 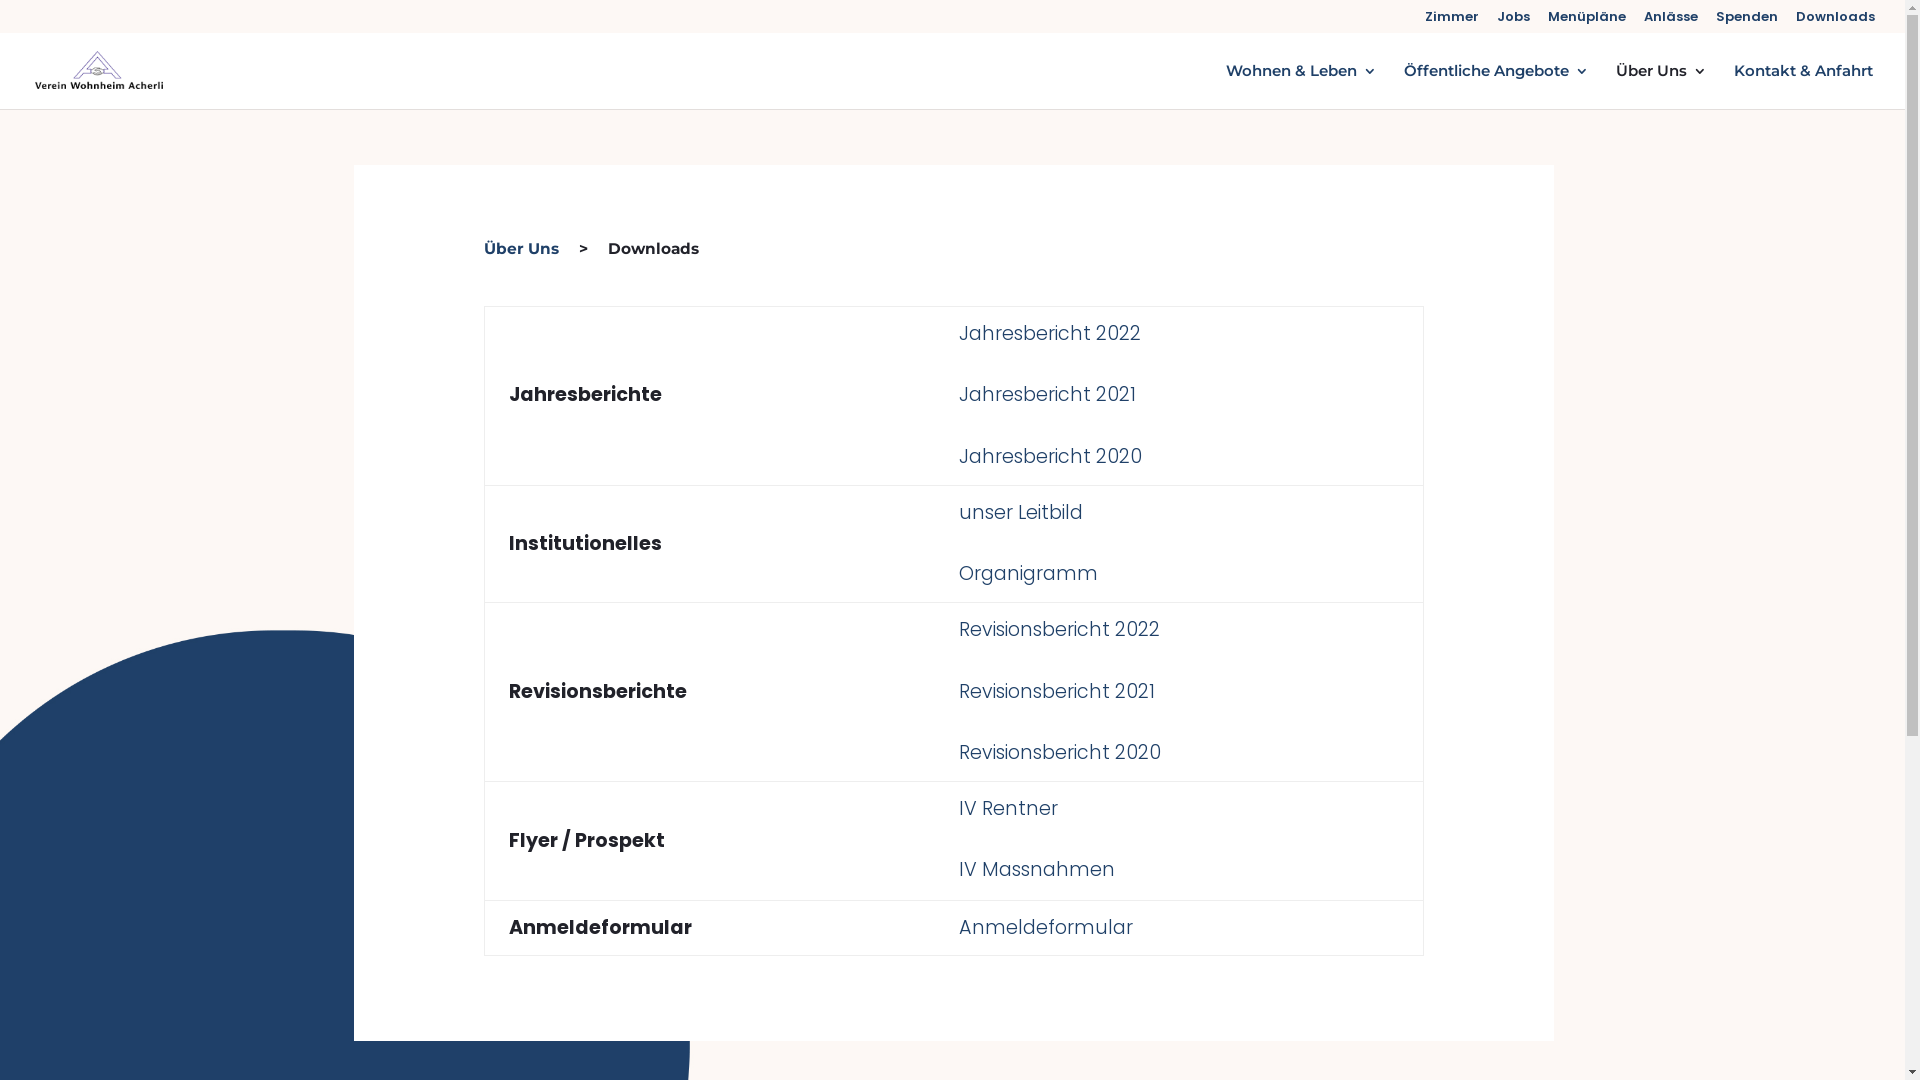 What do you see at coordinates (1049, 332) in the screenshot?
I see `'Jahresbericht 2022'` at bounding box center [1049, 332].